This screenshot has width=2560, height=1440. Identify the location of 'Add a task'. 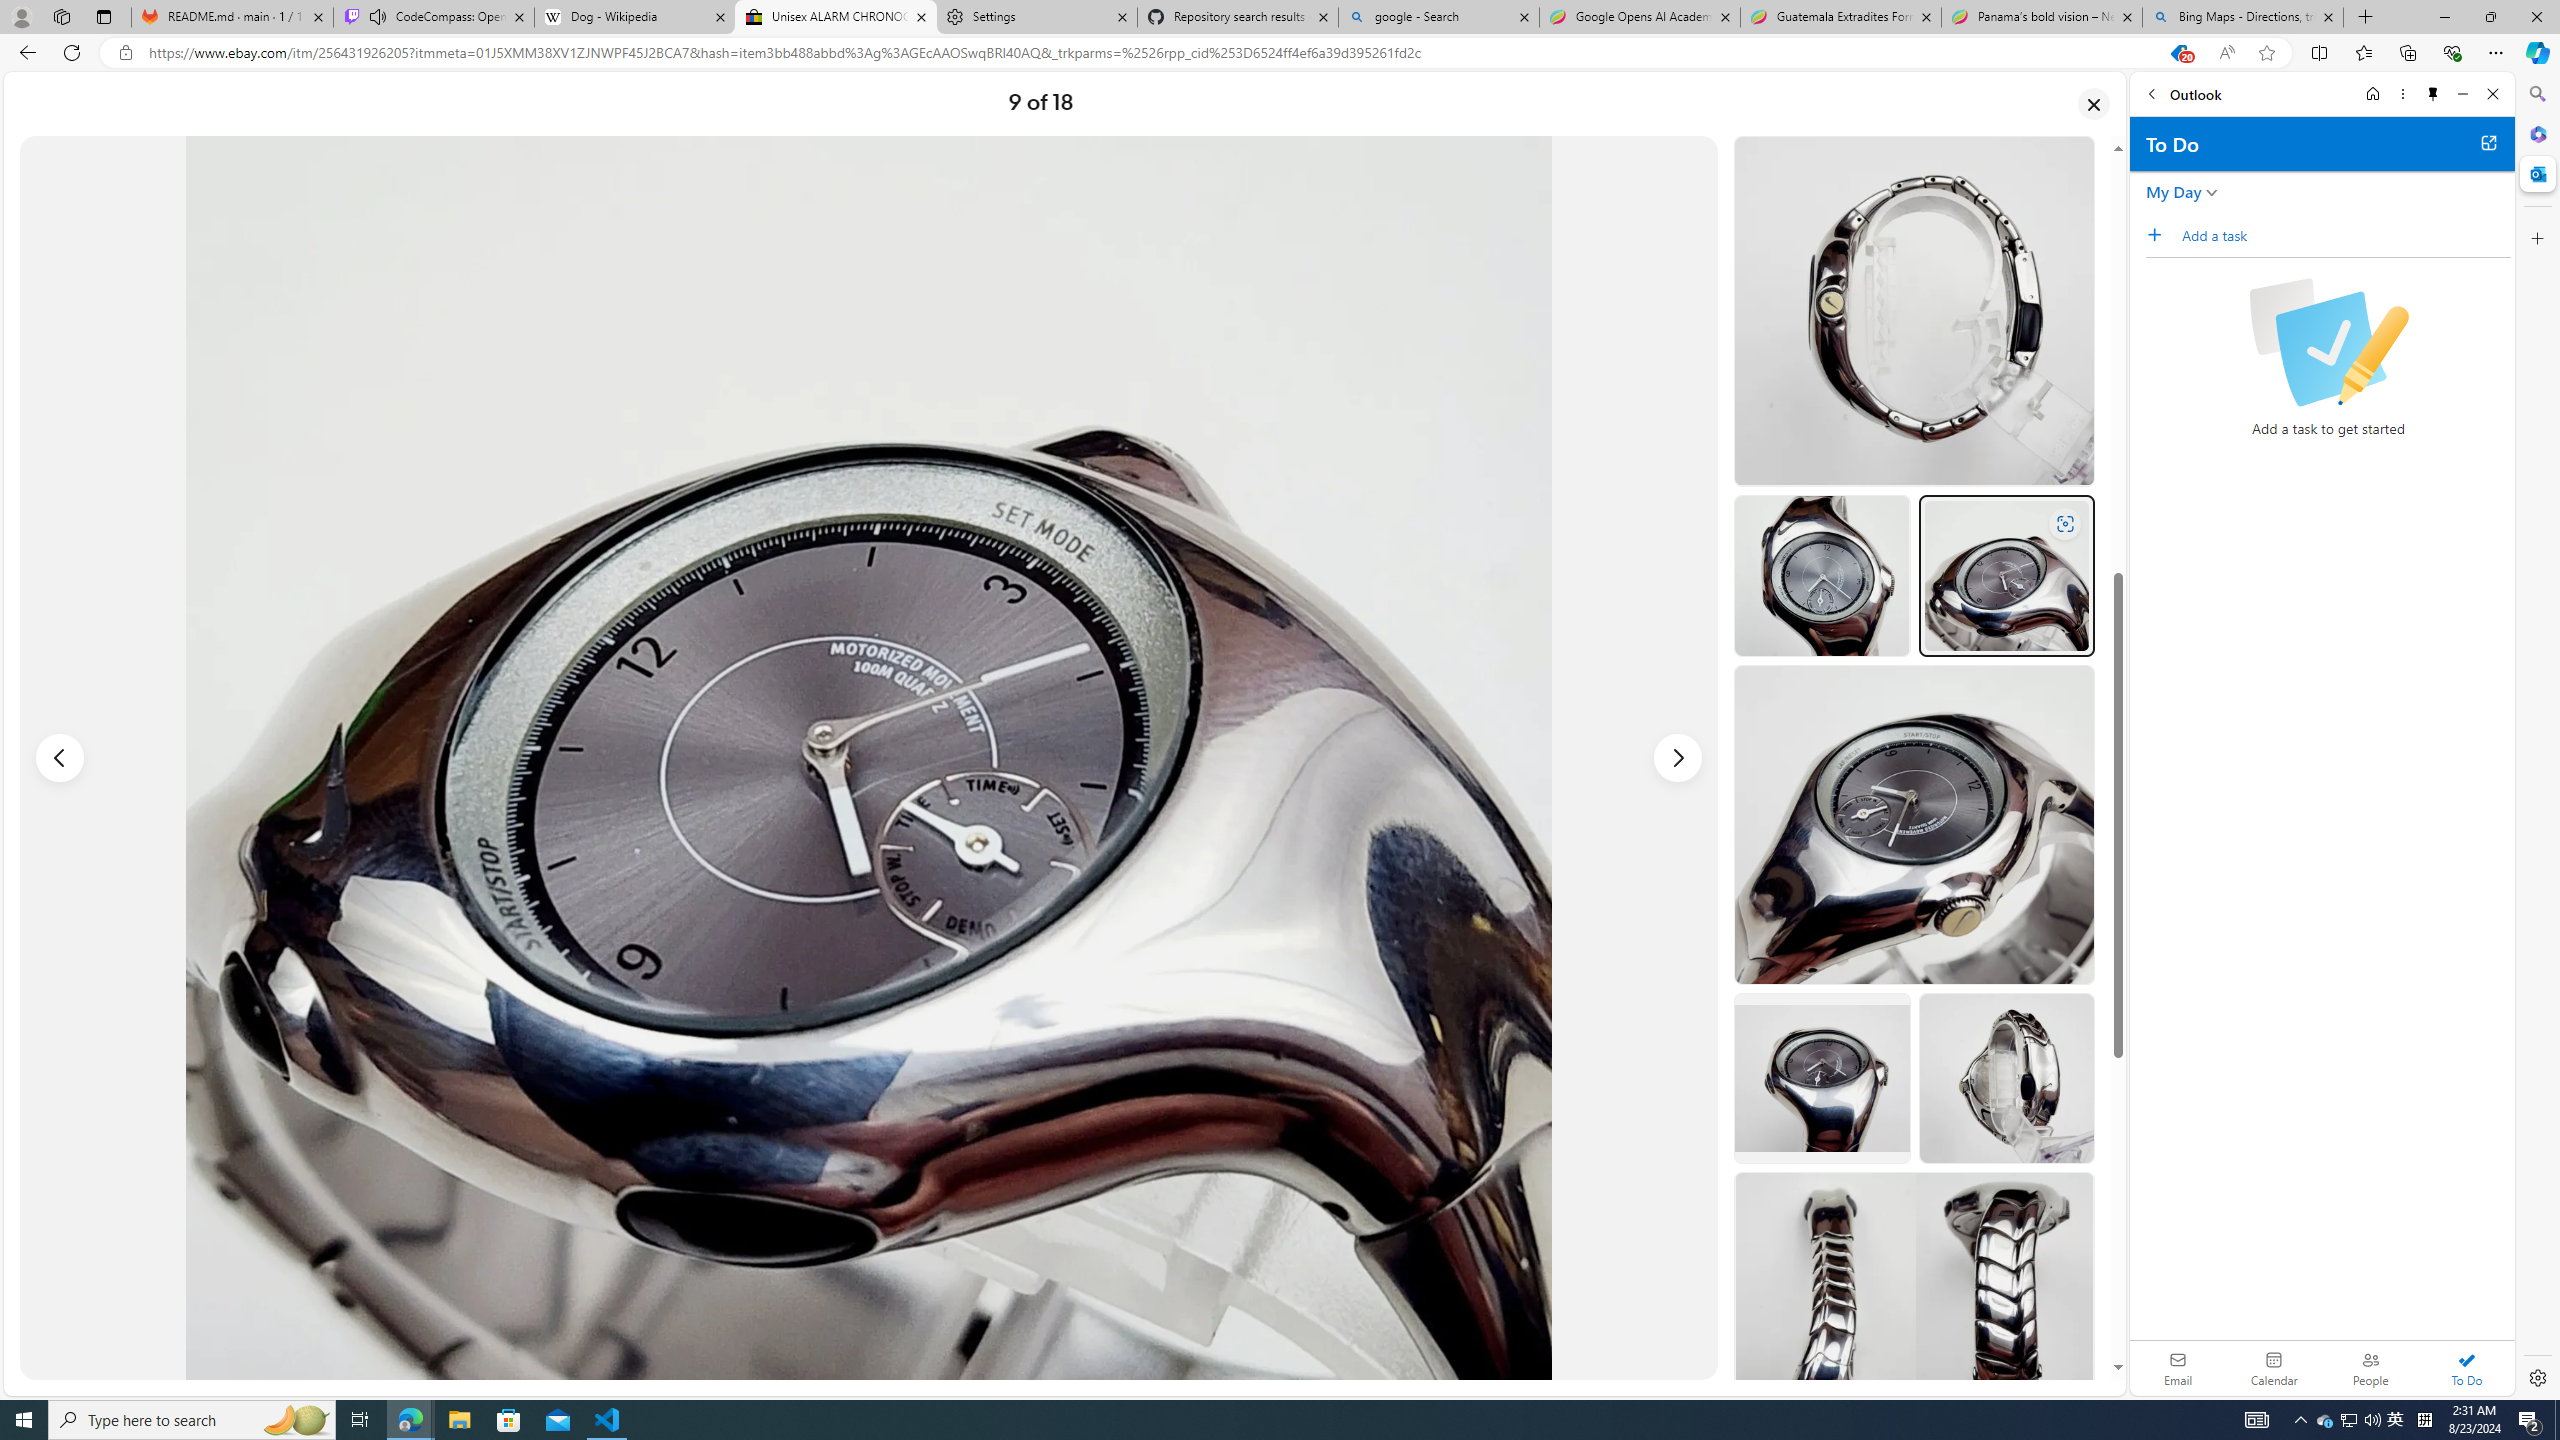
(2345, 234).